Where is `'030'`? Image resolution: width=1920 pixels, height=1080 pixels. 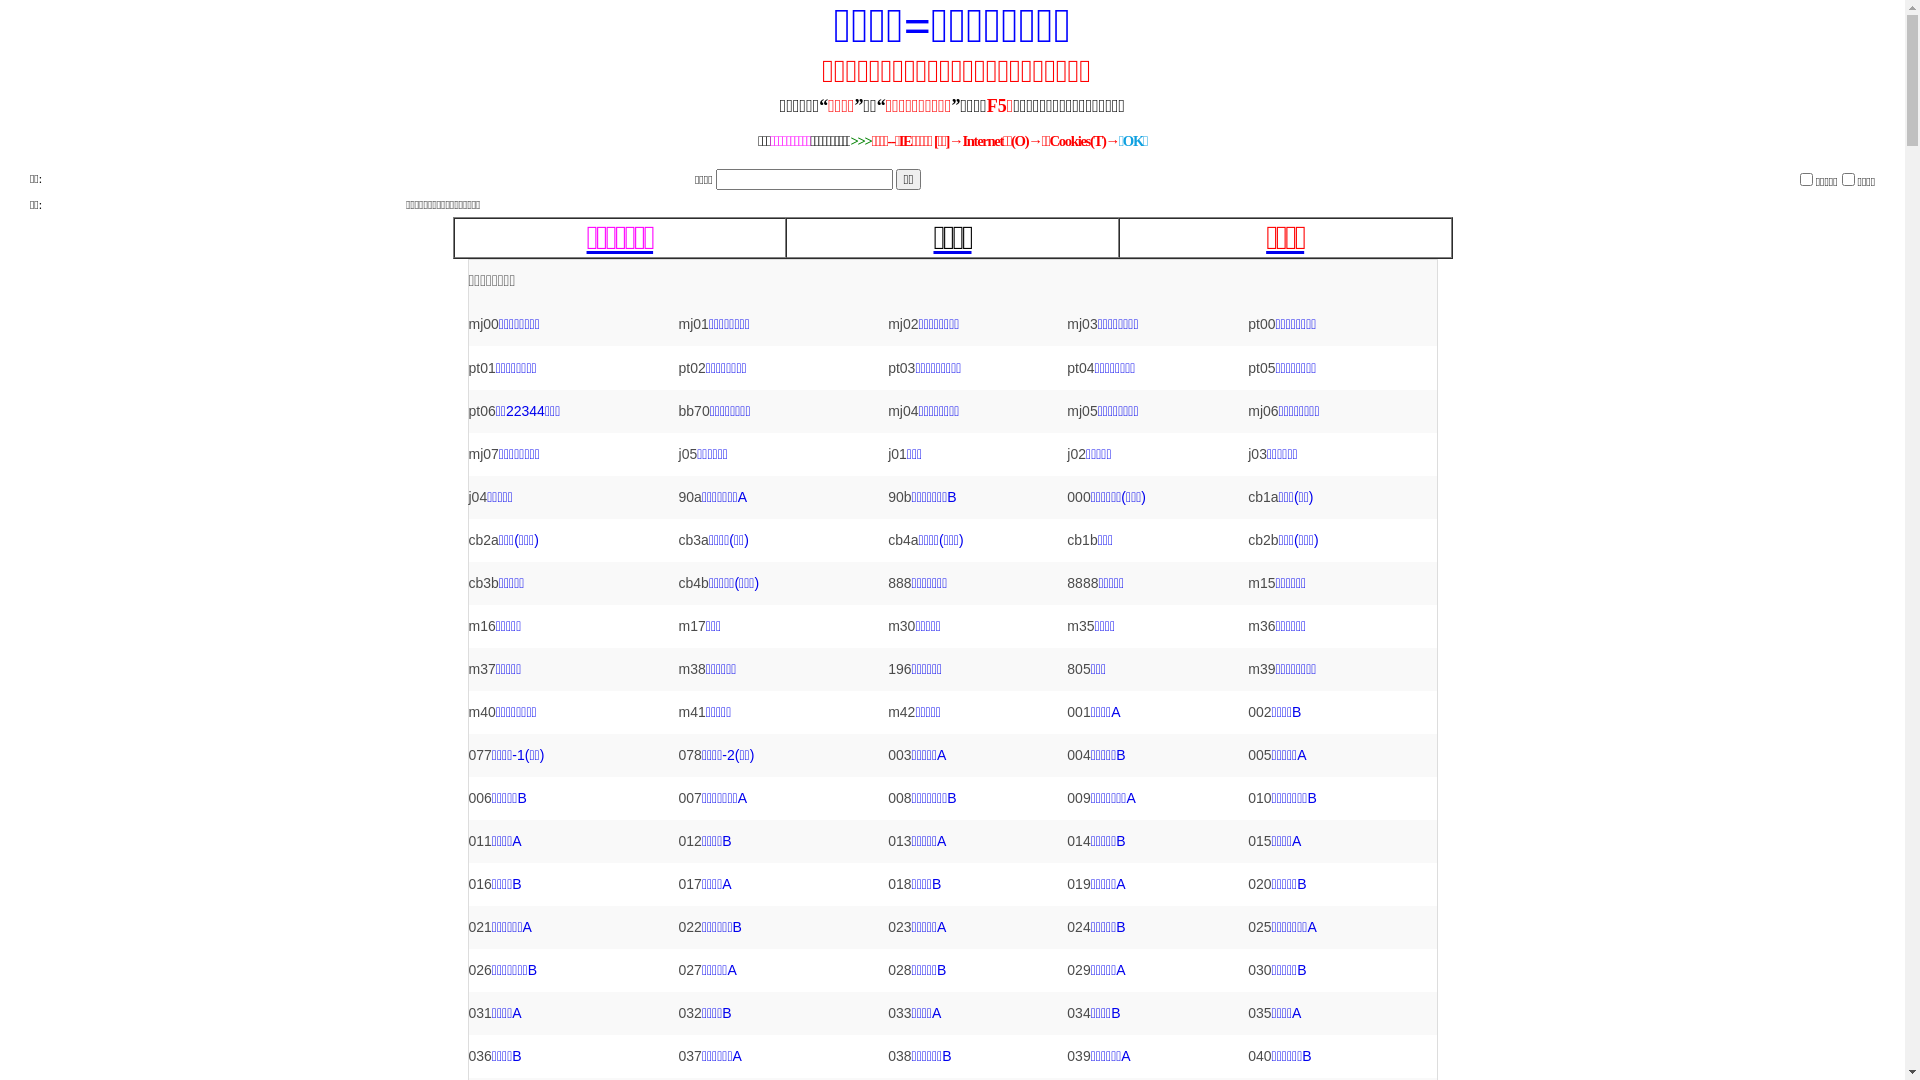
'030' is located at coordinates (1258, 968).